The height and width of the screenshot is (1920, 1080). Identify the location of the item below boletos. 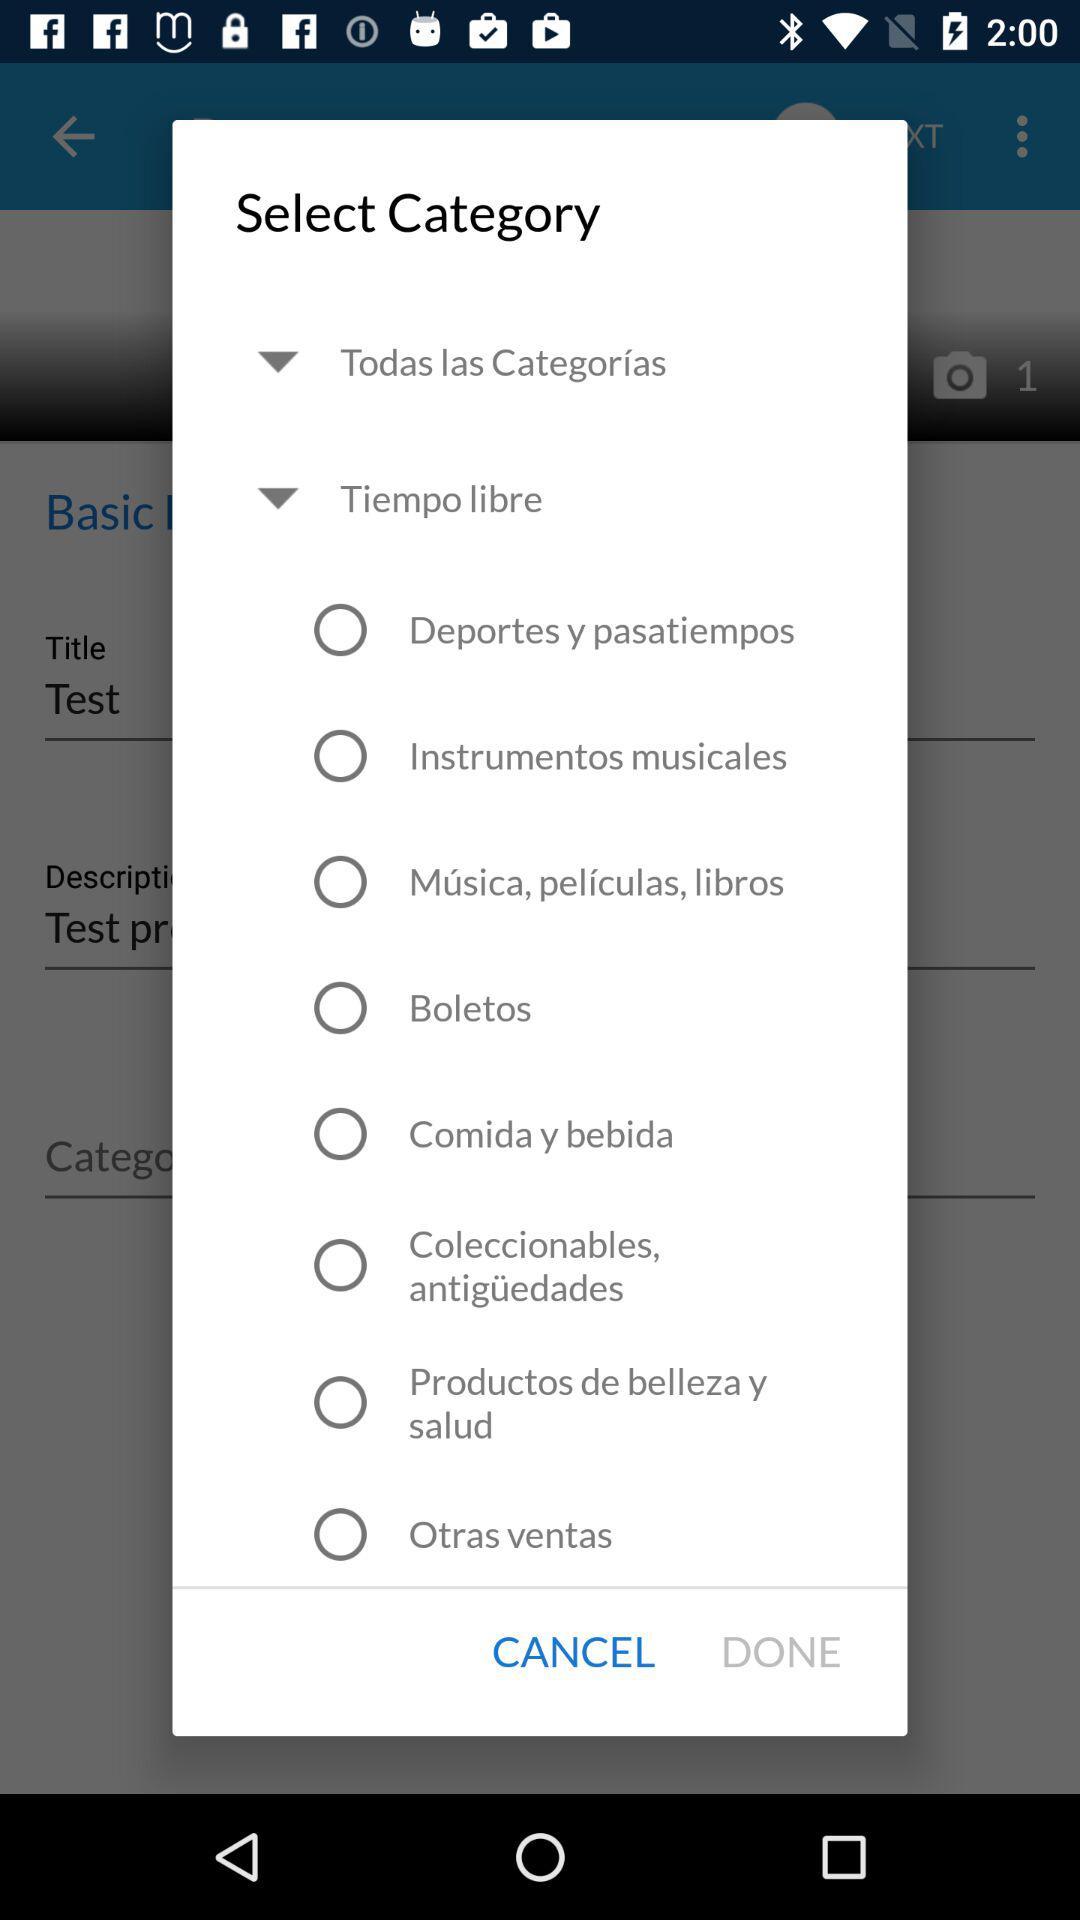
(541, 1133).